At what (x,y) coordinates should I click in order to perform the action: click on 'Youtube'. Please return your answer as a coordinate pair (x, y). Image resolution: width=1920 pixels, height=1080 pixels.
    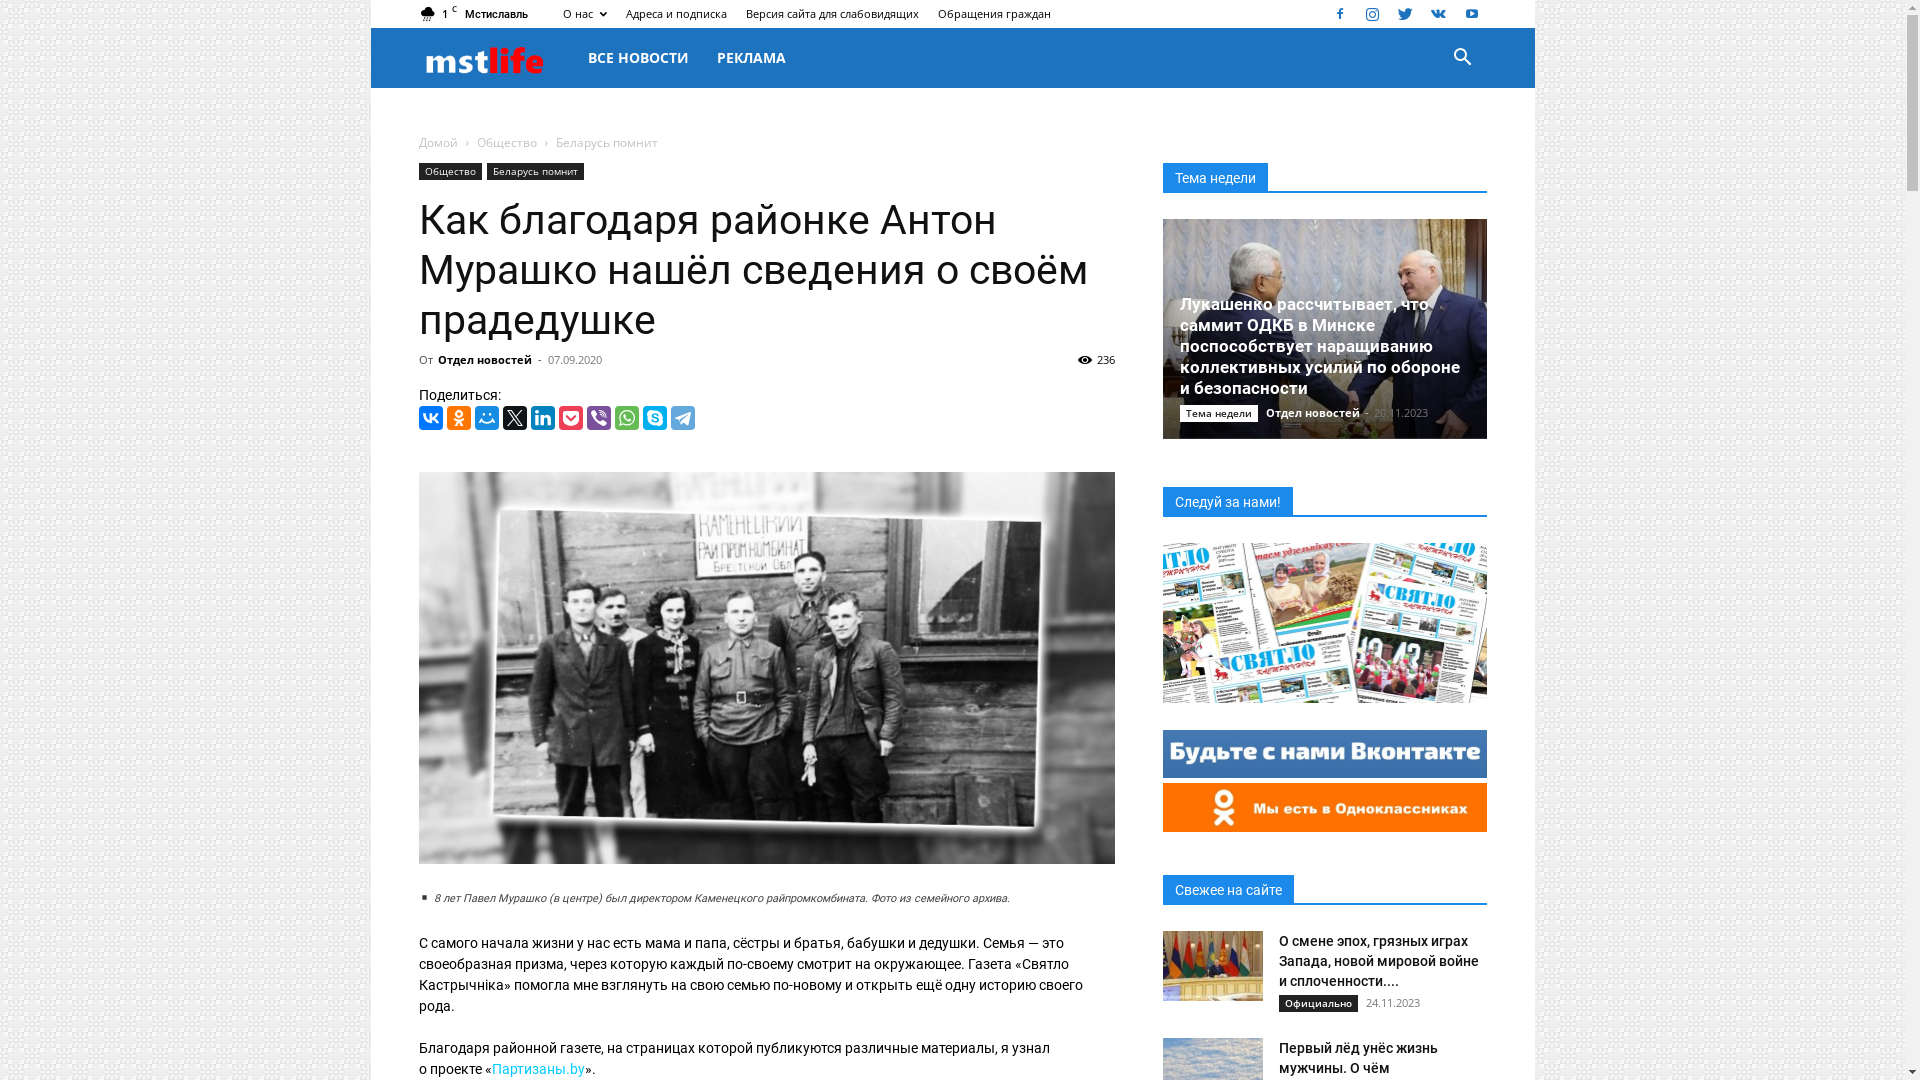
    Looking at the image, I should click on (1470, 14).